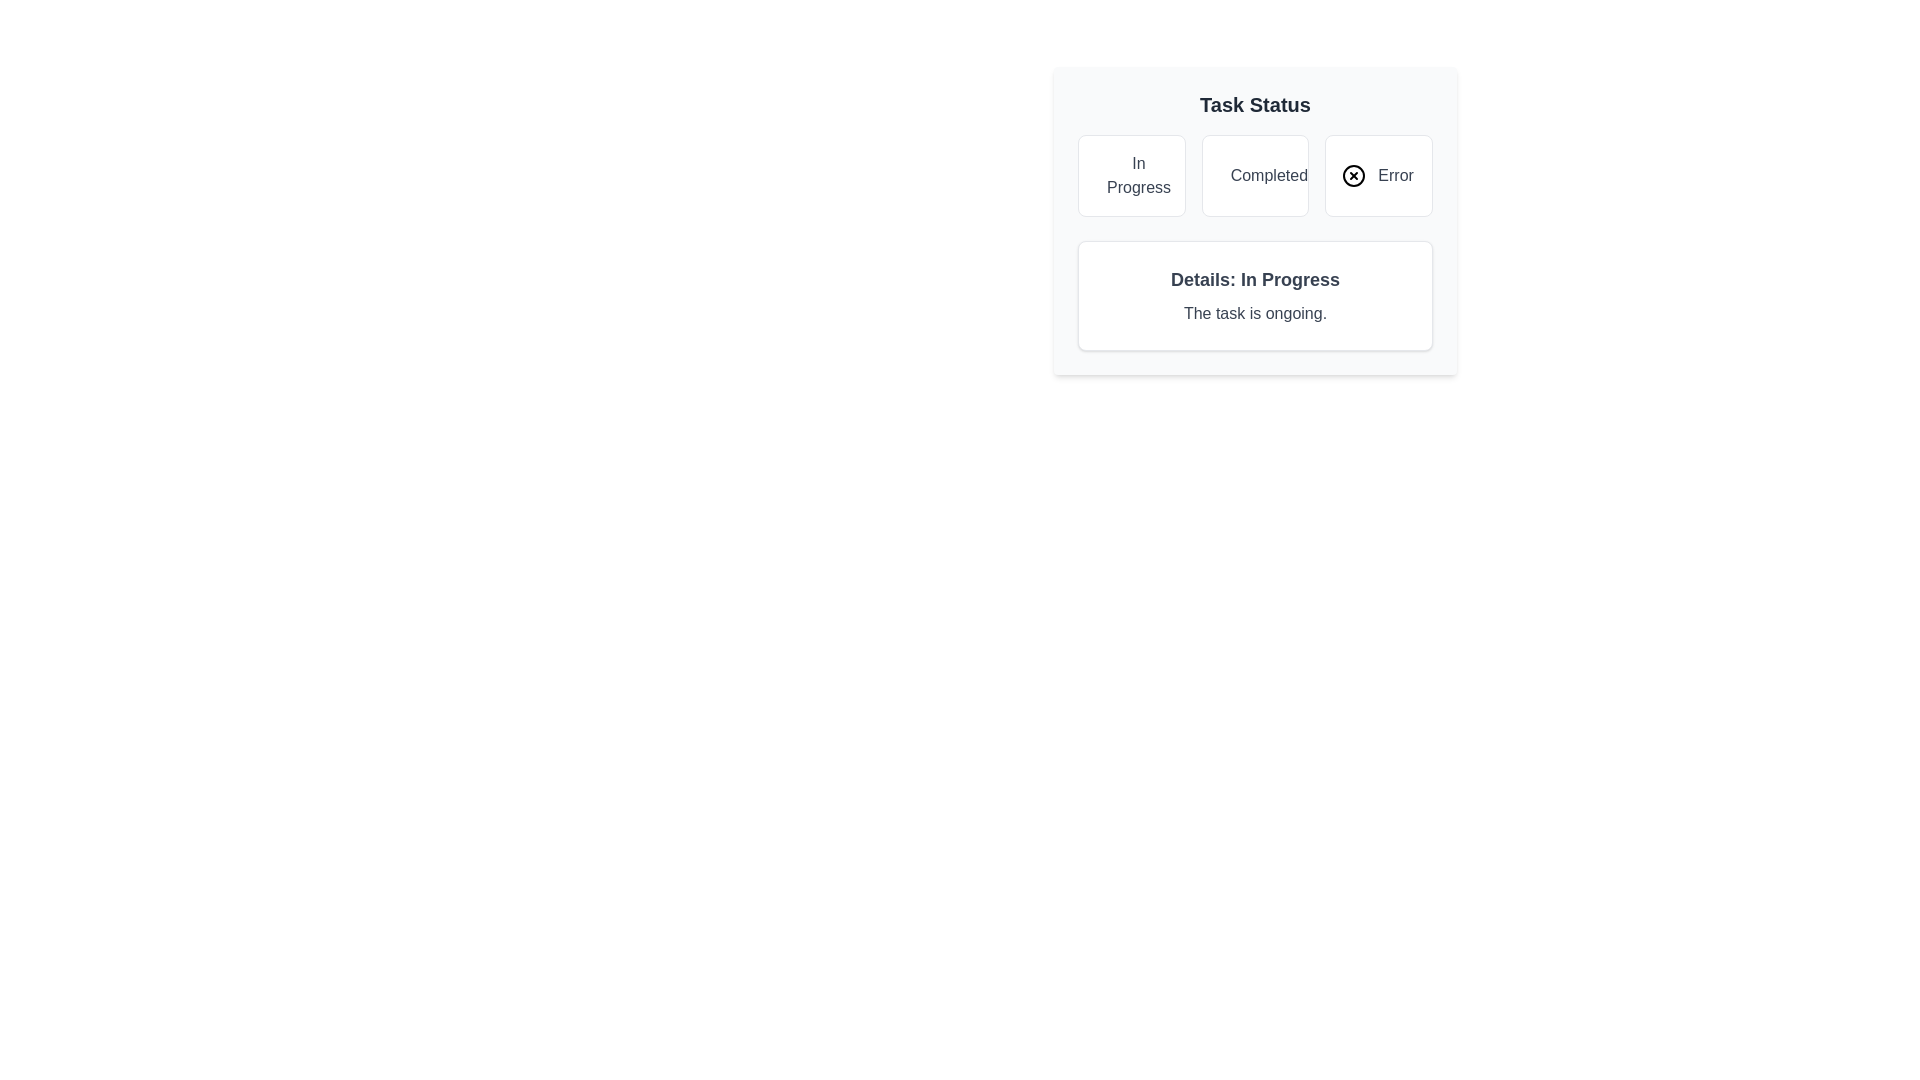 The image size is (1920, 1080). What do you see at coordinates (1254, 175) in the screenshot?
I see `the 'Completed' status item` at bounding box center [1254, 175].